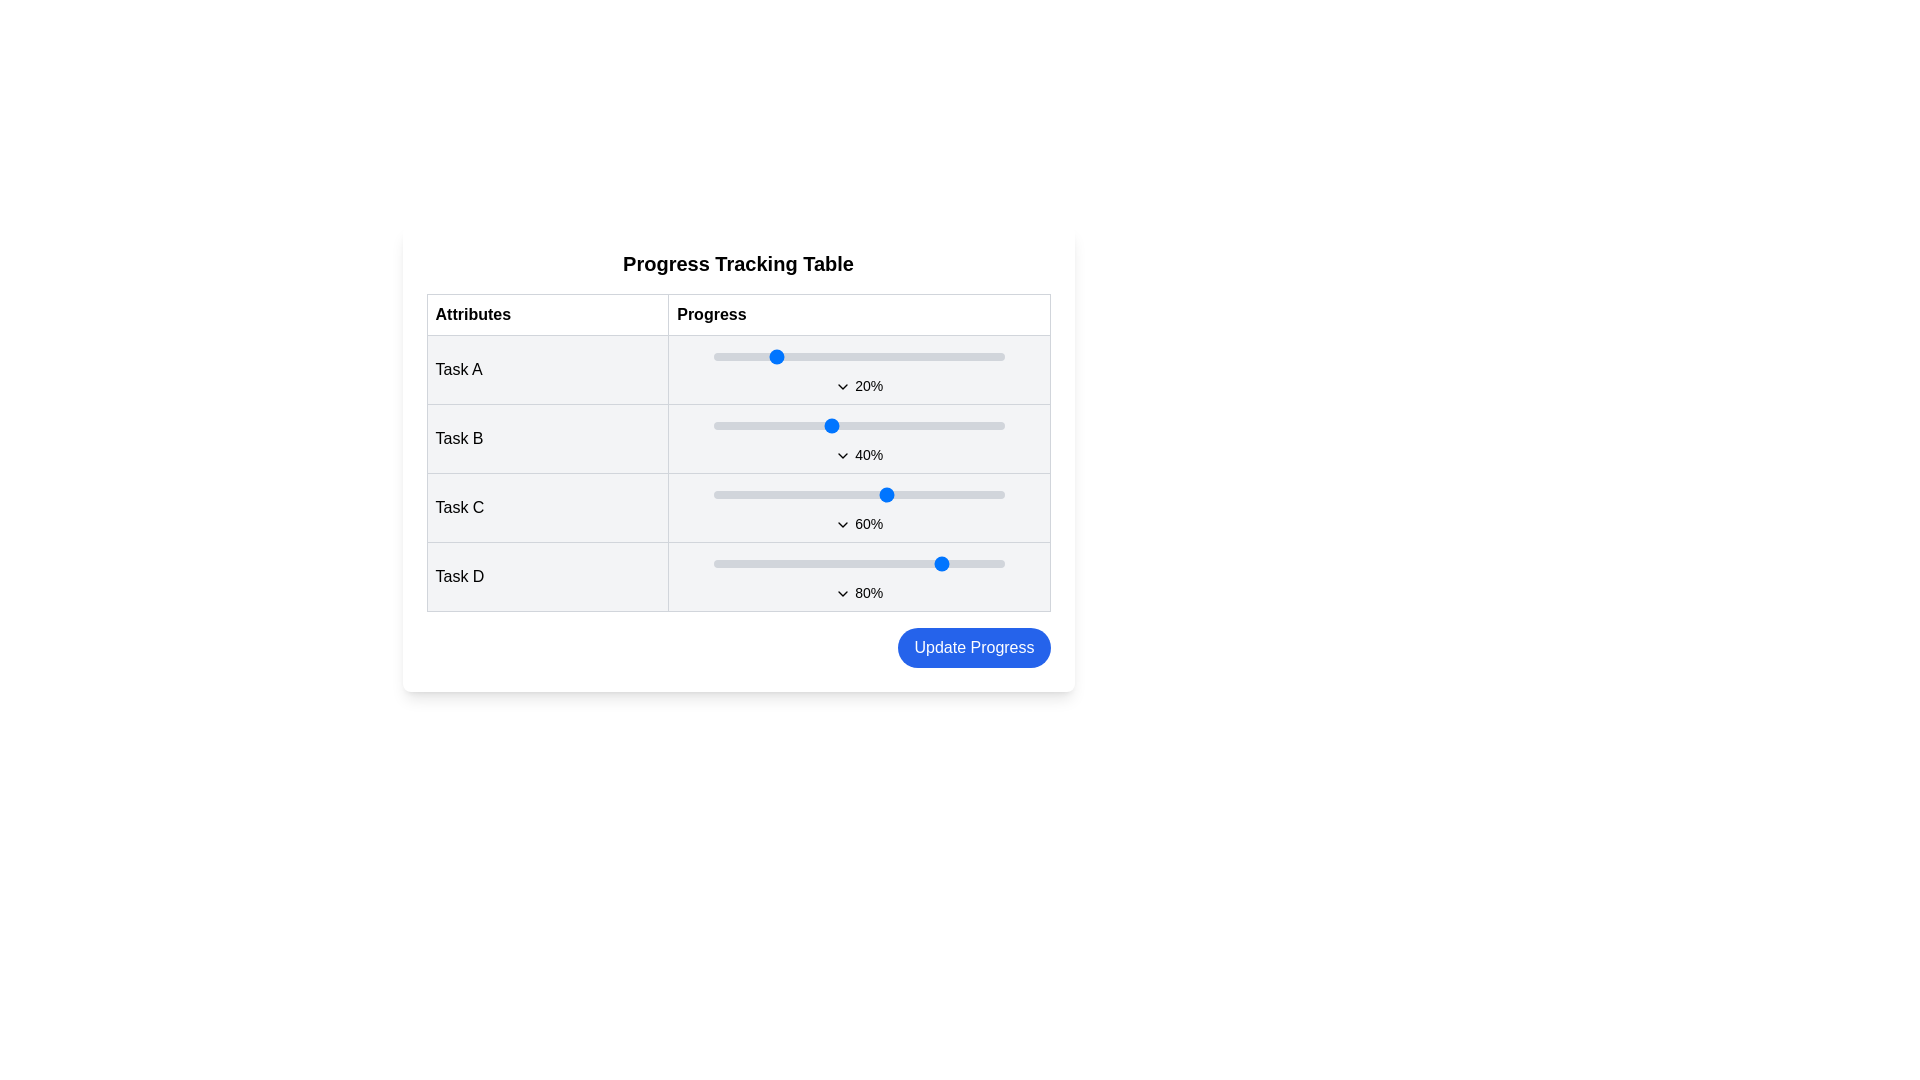 This screenshot has height=1080, width=1920. Describe the element at coordinates (713, 494) in the screenshot. I see `the progress level` at that location.